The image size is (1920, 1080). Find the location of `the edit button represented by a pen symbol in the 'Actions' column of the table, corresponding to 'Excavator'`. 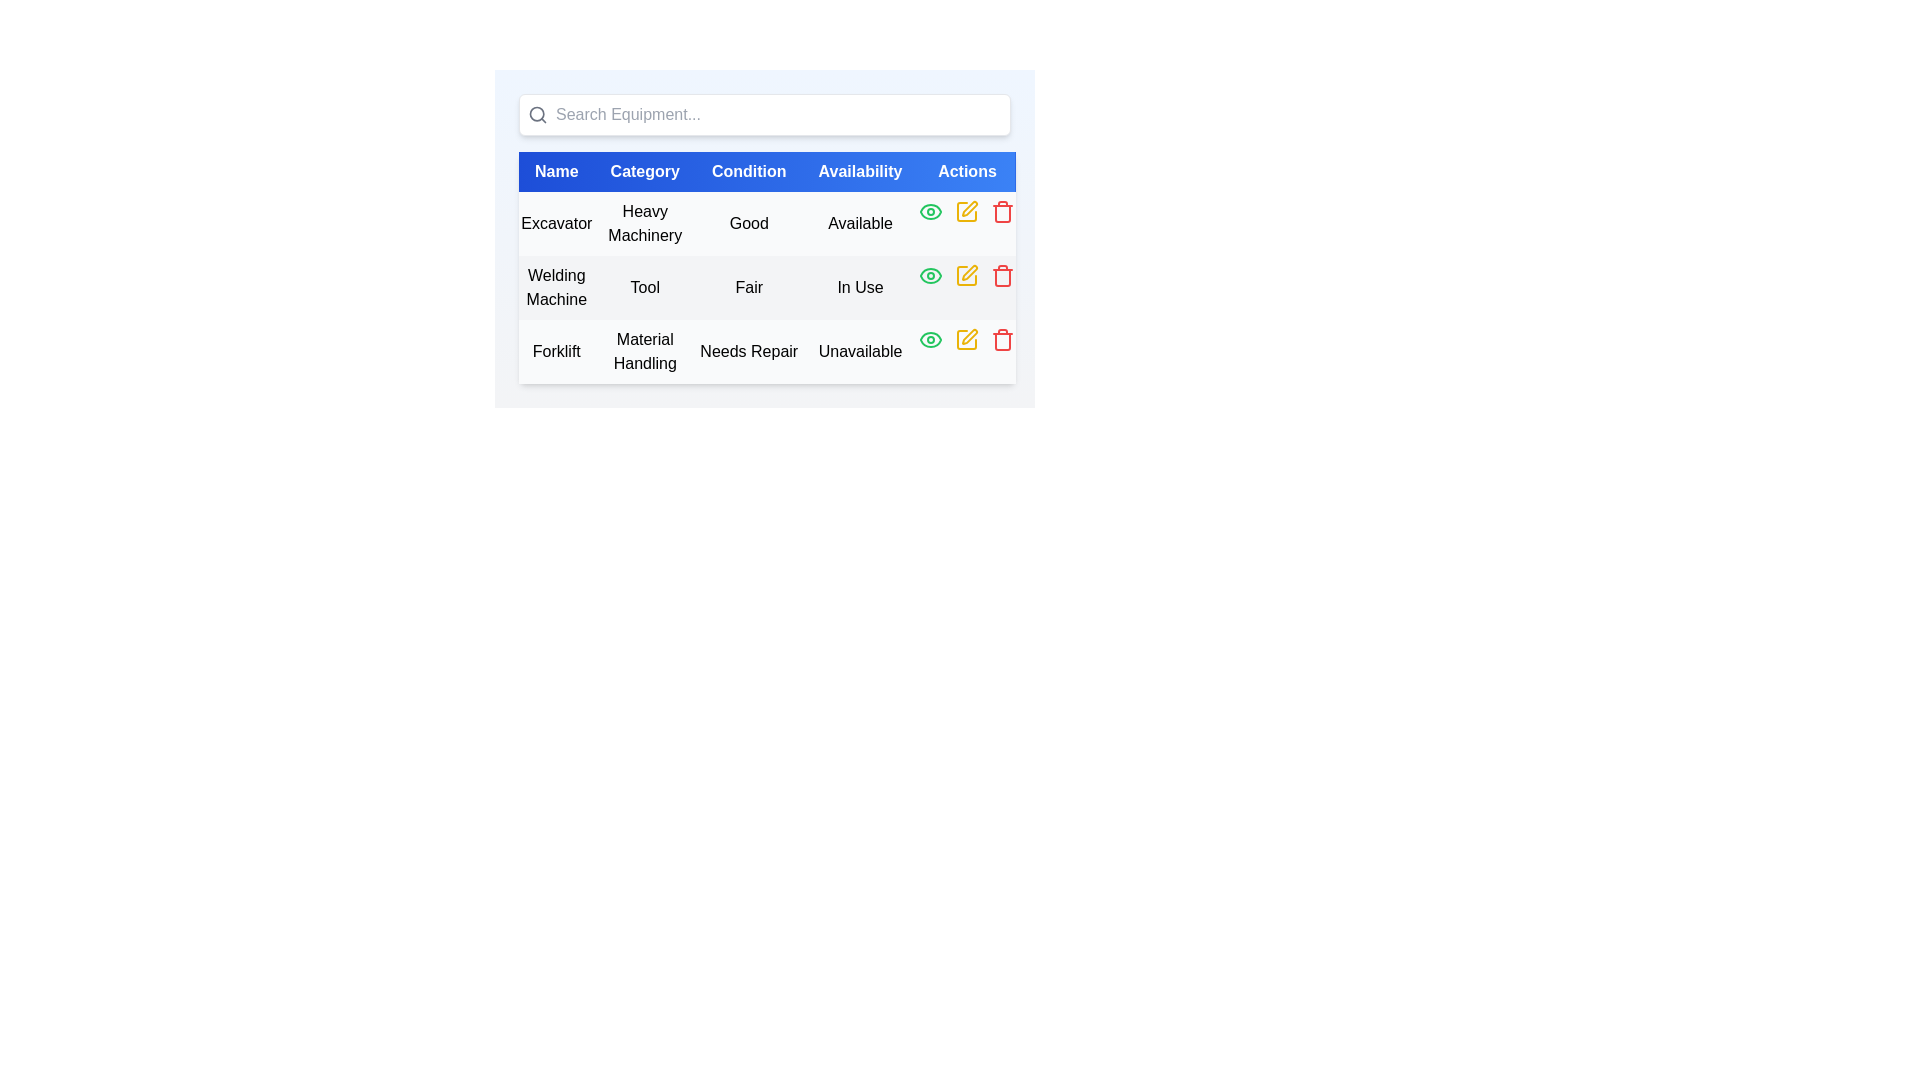

the edit button represented by a pen symbol in the 'Actions' column of the table, corresponding to 'Excavator' is located at coordinates (967, 212).